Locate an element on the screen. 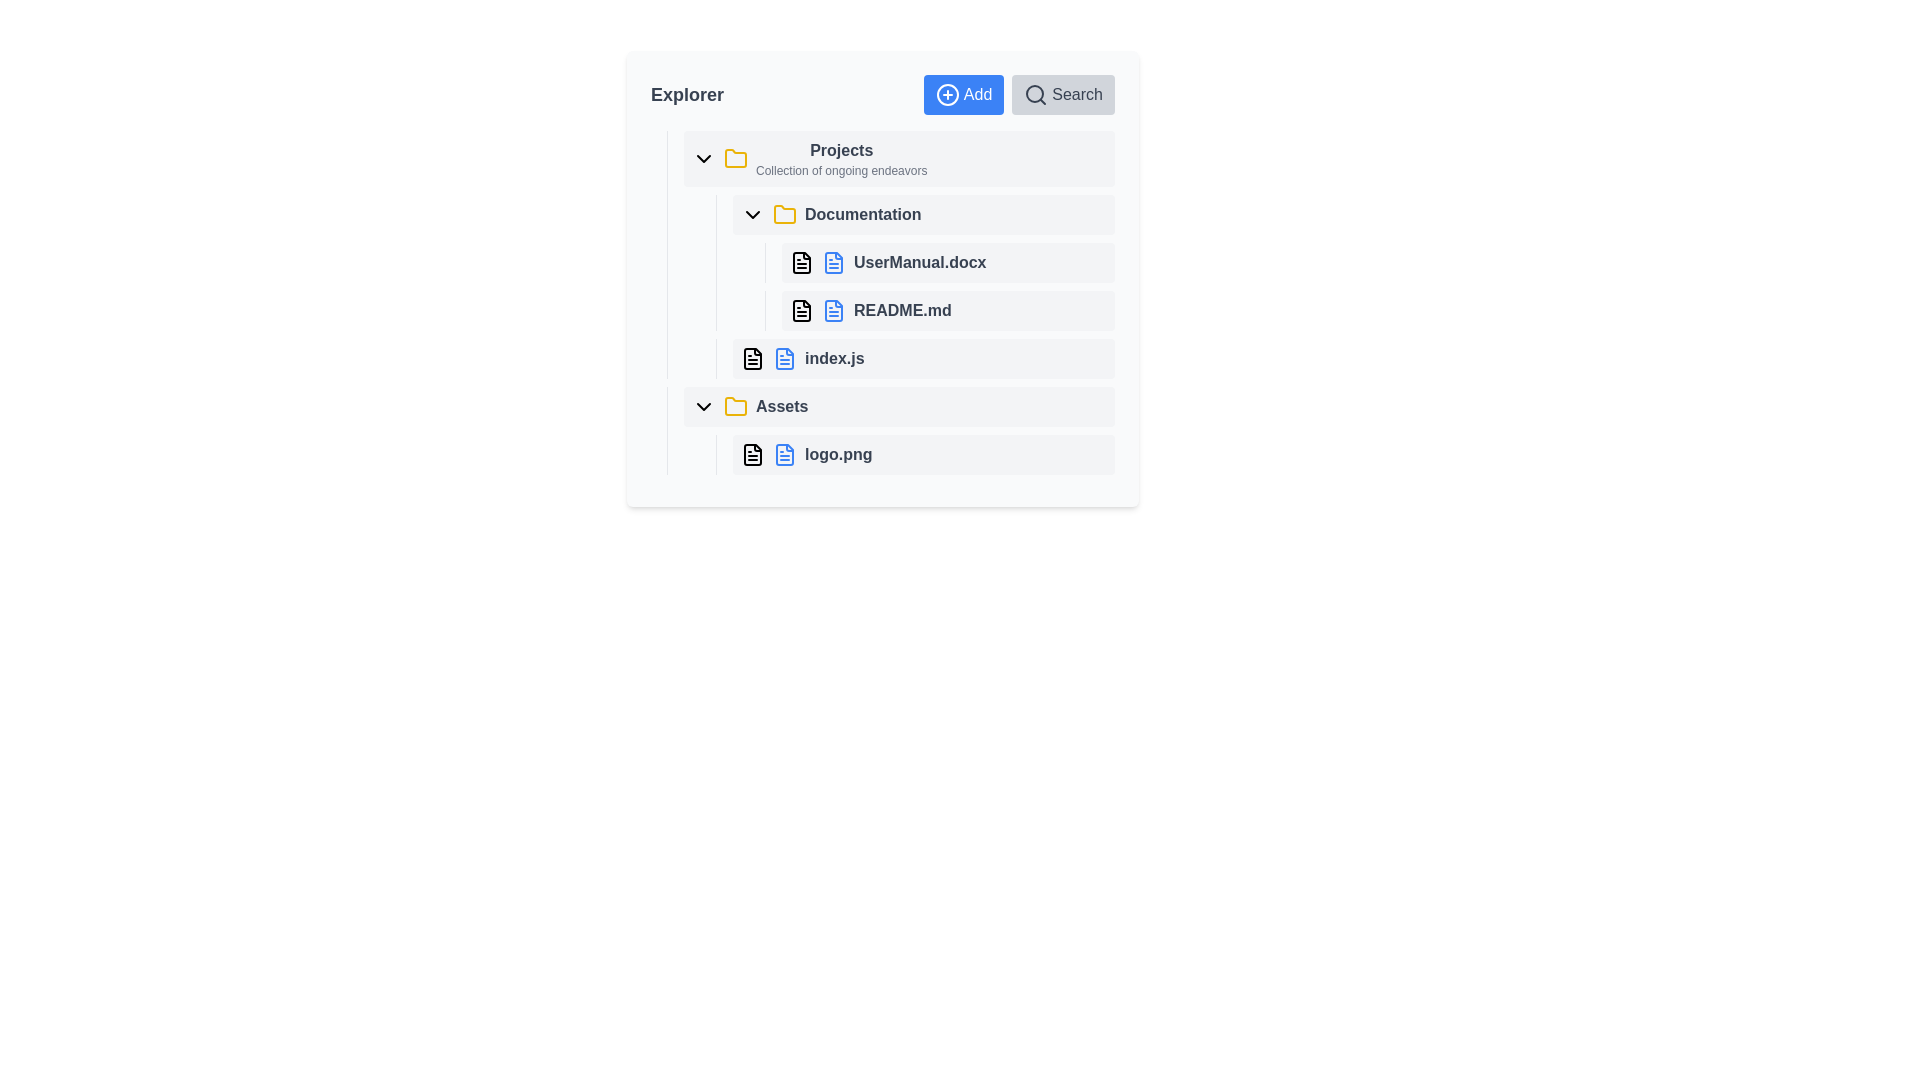 The width and height of the screenshot is (1920, 1080). the downward-pointing arrow icon for the dropdown menu is located at coordinates (752, 215).